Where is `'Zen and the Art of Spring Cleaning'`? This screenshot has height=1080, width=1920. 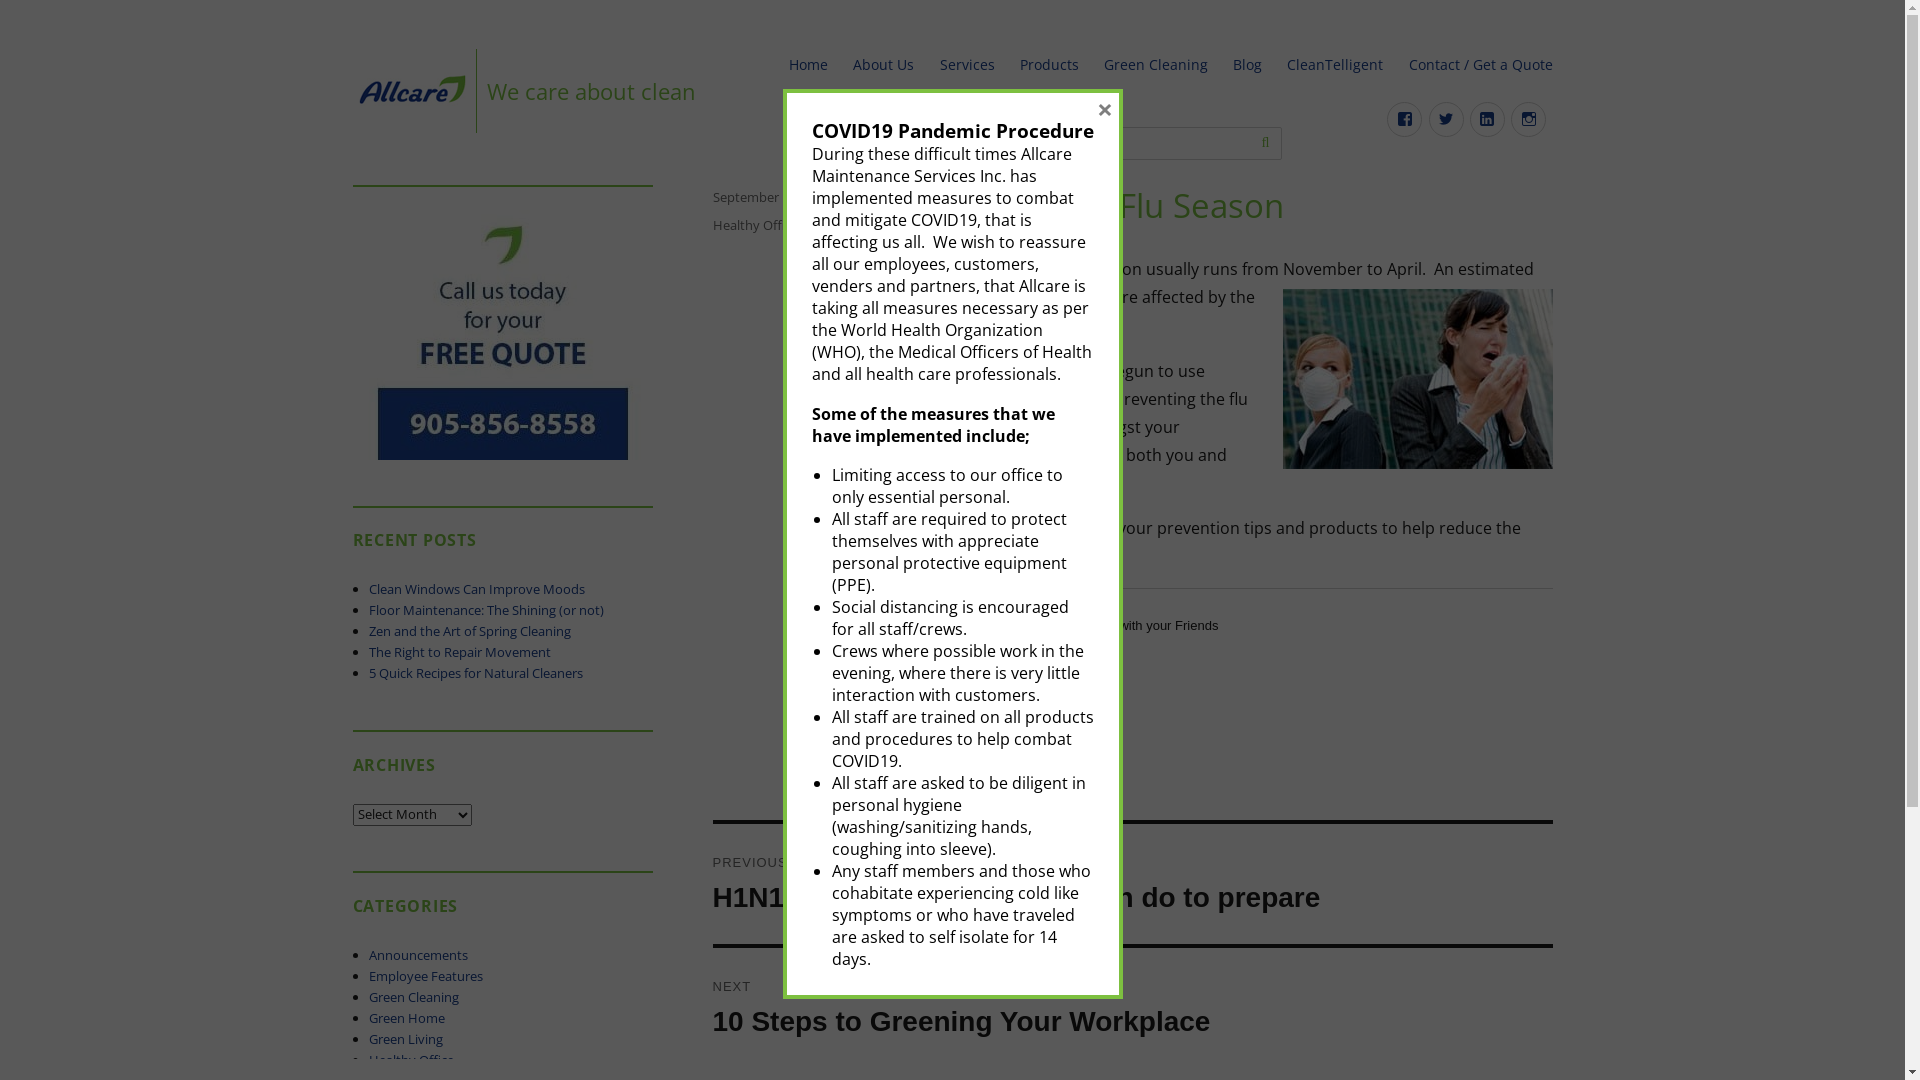
'Zen and the Art of Spring Cleaning' is located at coordinates (469, 631).